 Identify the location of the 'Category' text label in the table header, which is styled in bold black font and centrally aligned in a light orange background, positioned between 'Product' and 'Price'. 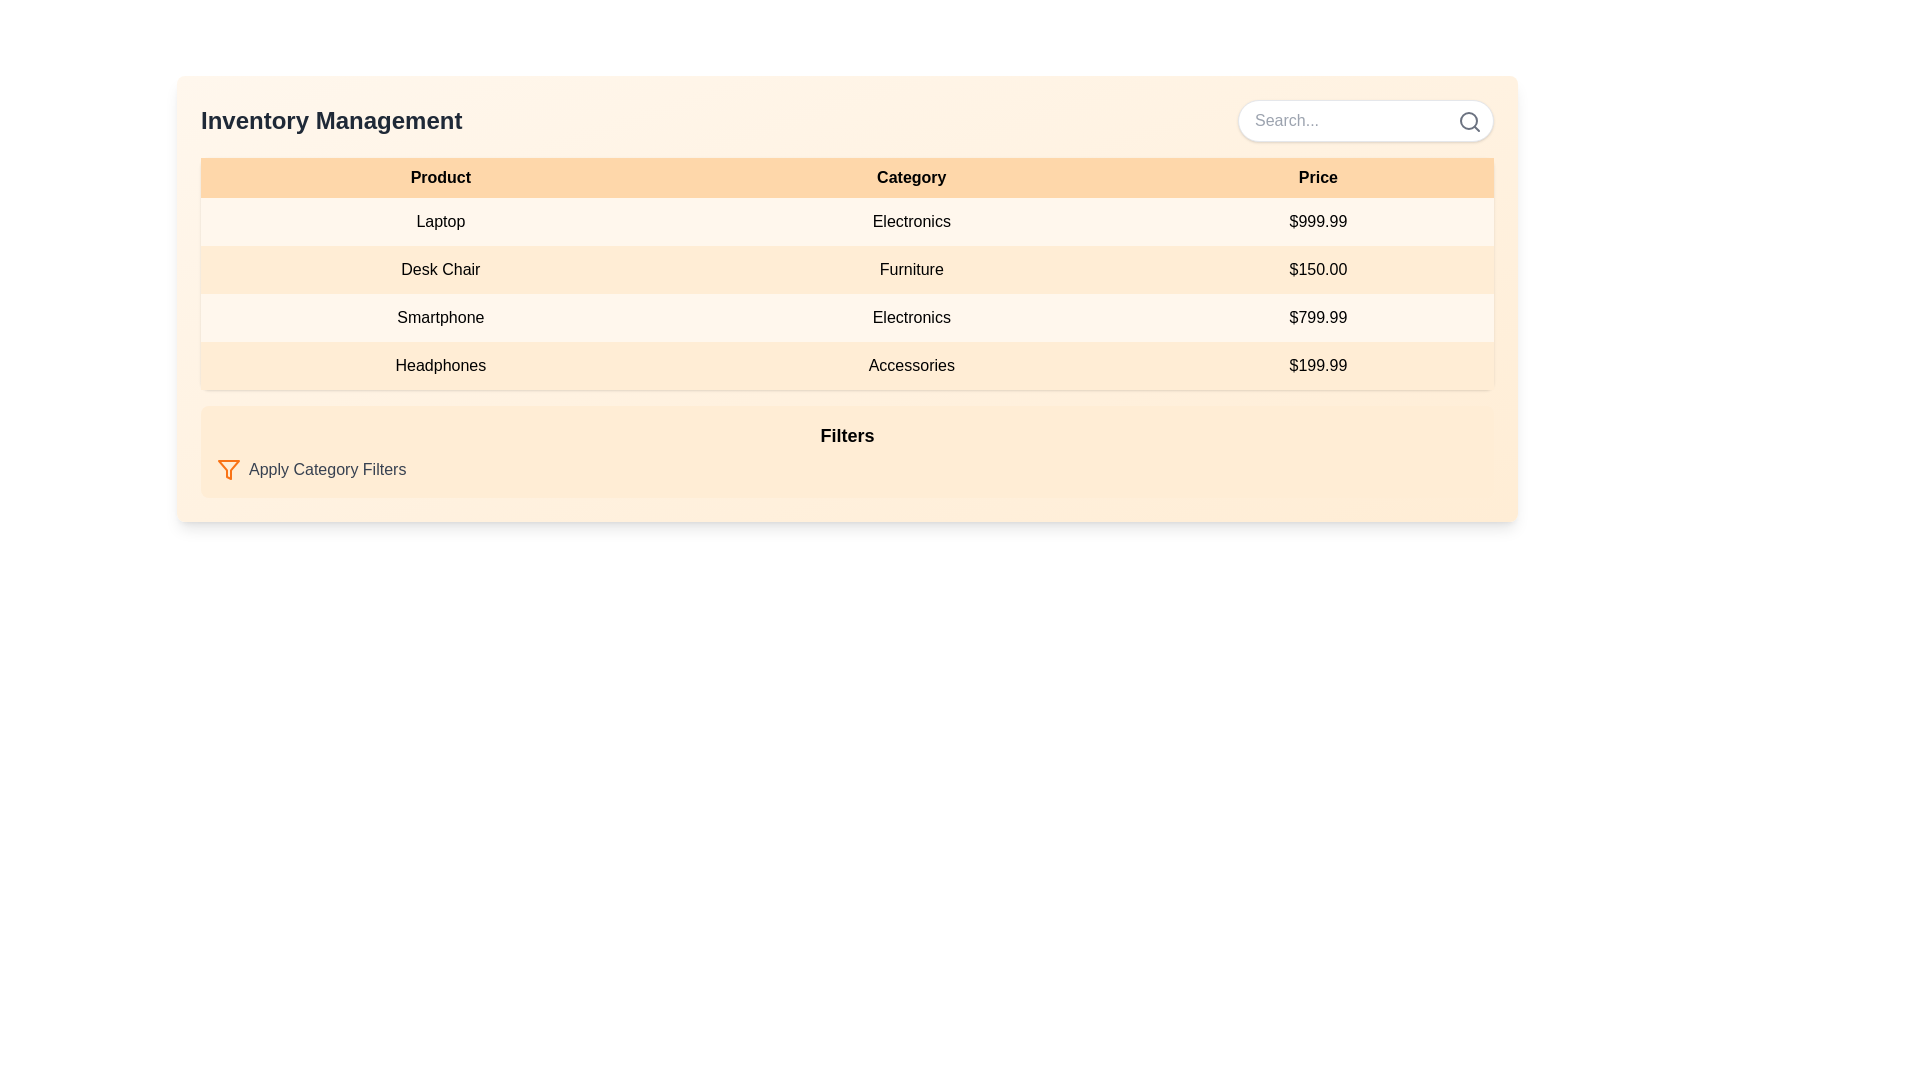
(910, 176).